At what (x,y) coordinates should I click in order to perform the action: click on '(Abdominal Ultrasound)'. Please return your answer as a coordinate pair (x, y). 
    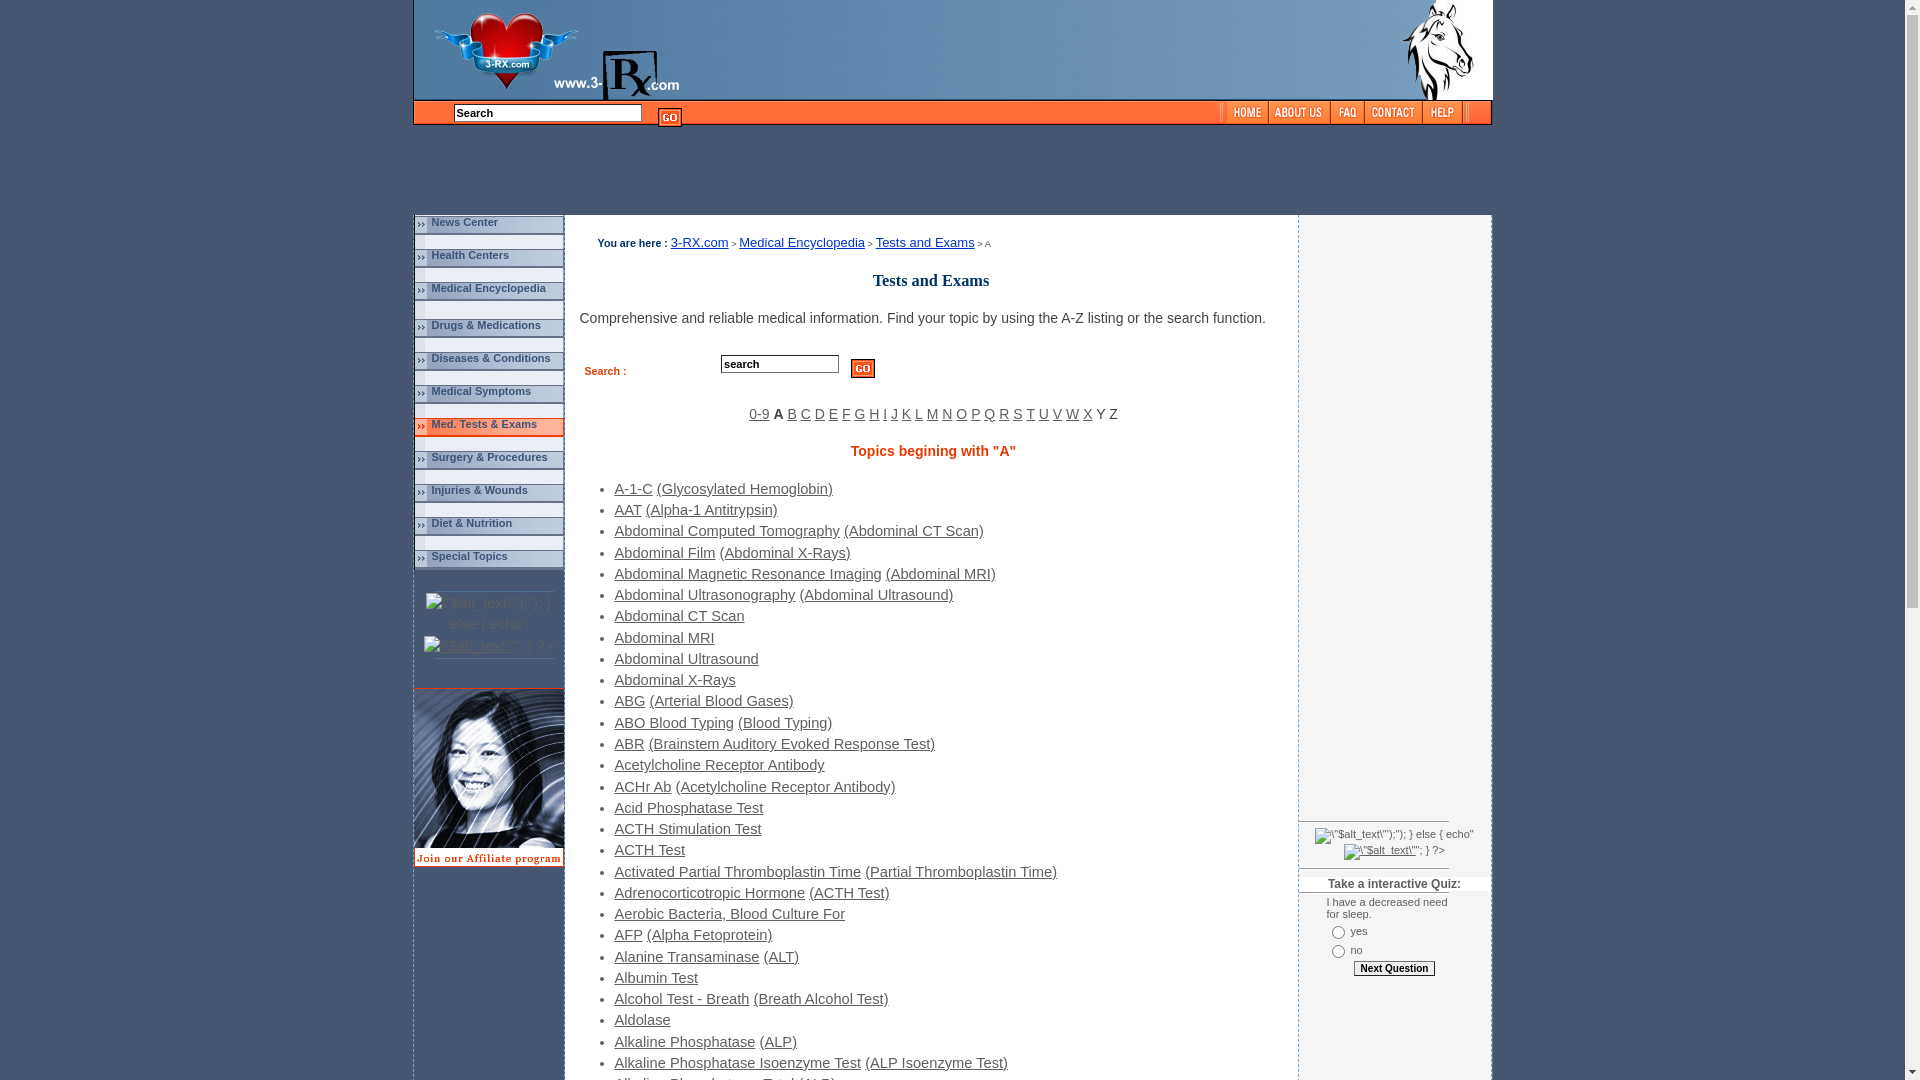
    Looking at the image, I should click on (797, 593).